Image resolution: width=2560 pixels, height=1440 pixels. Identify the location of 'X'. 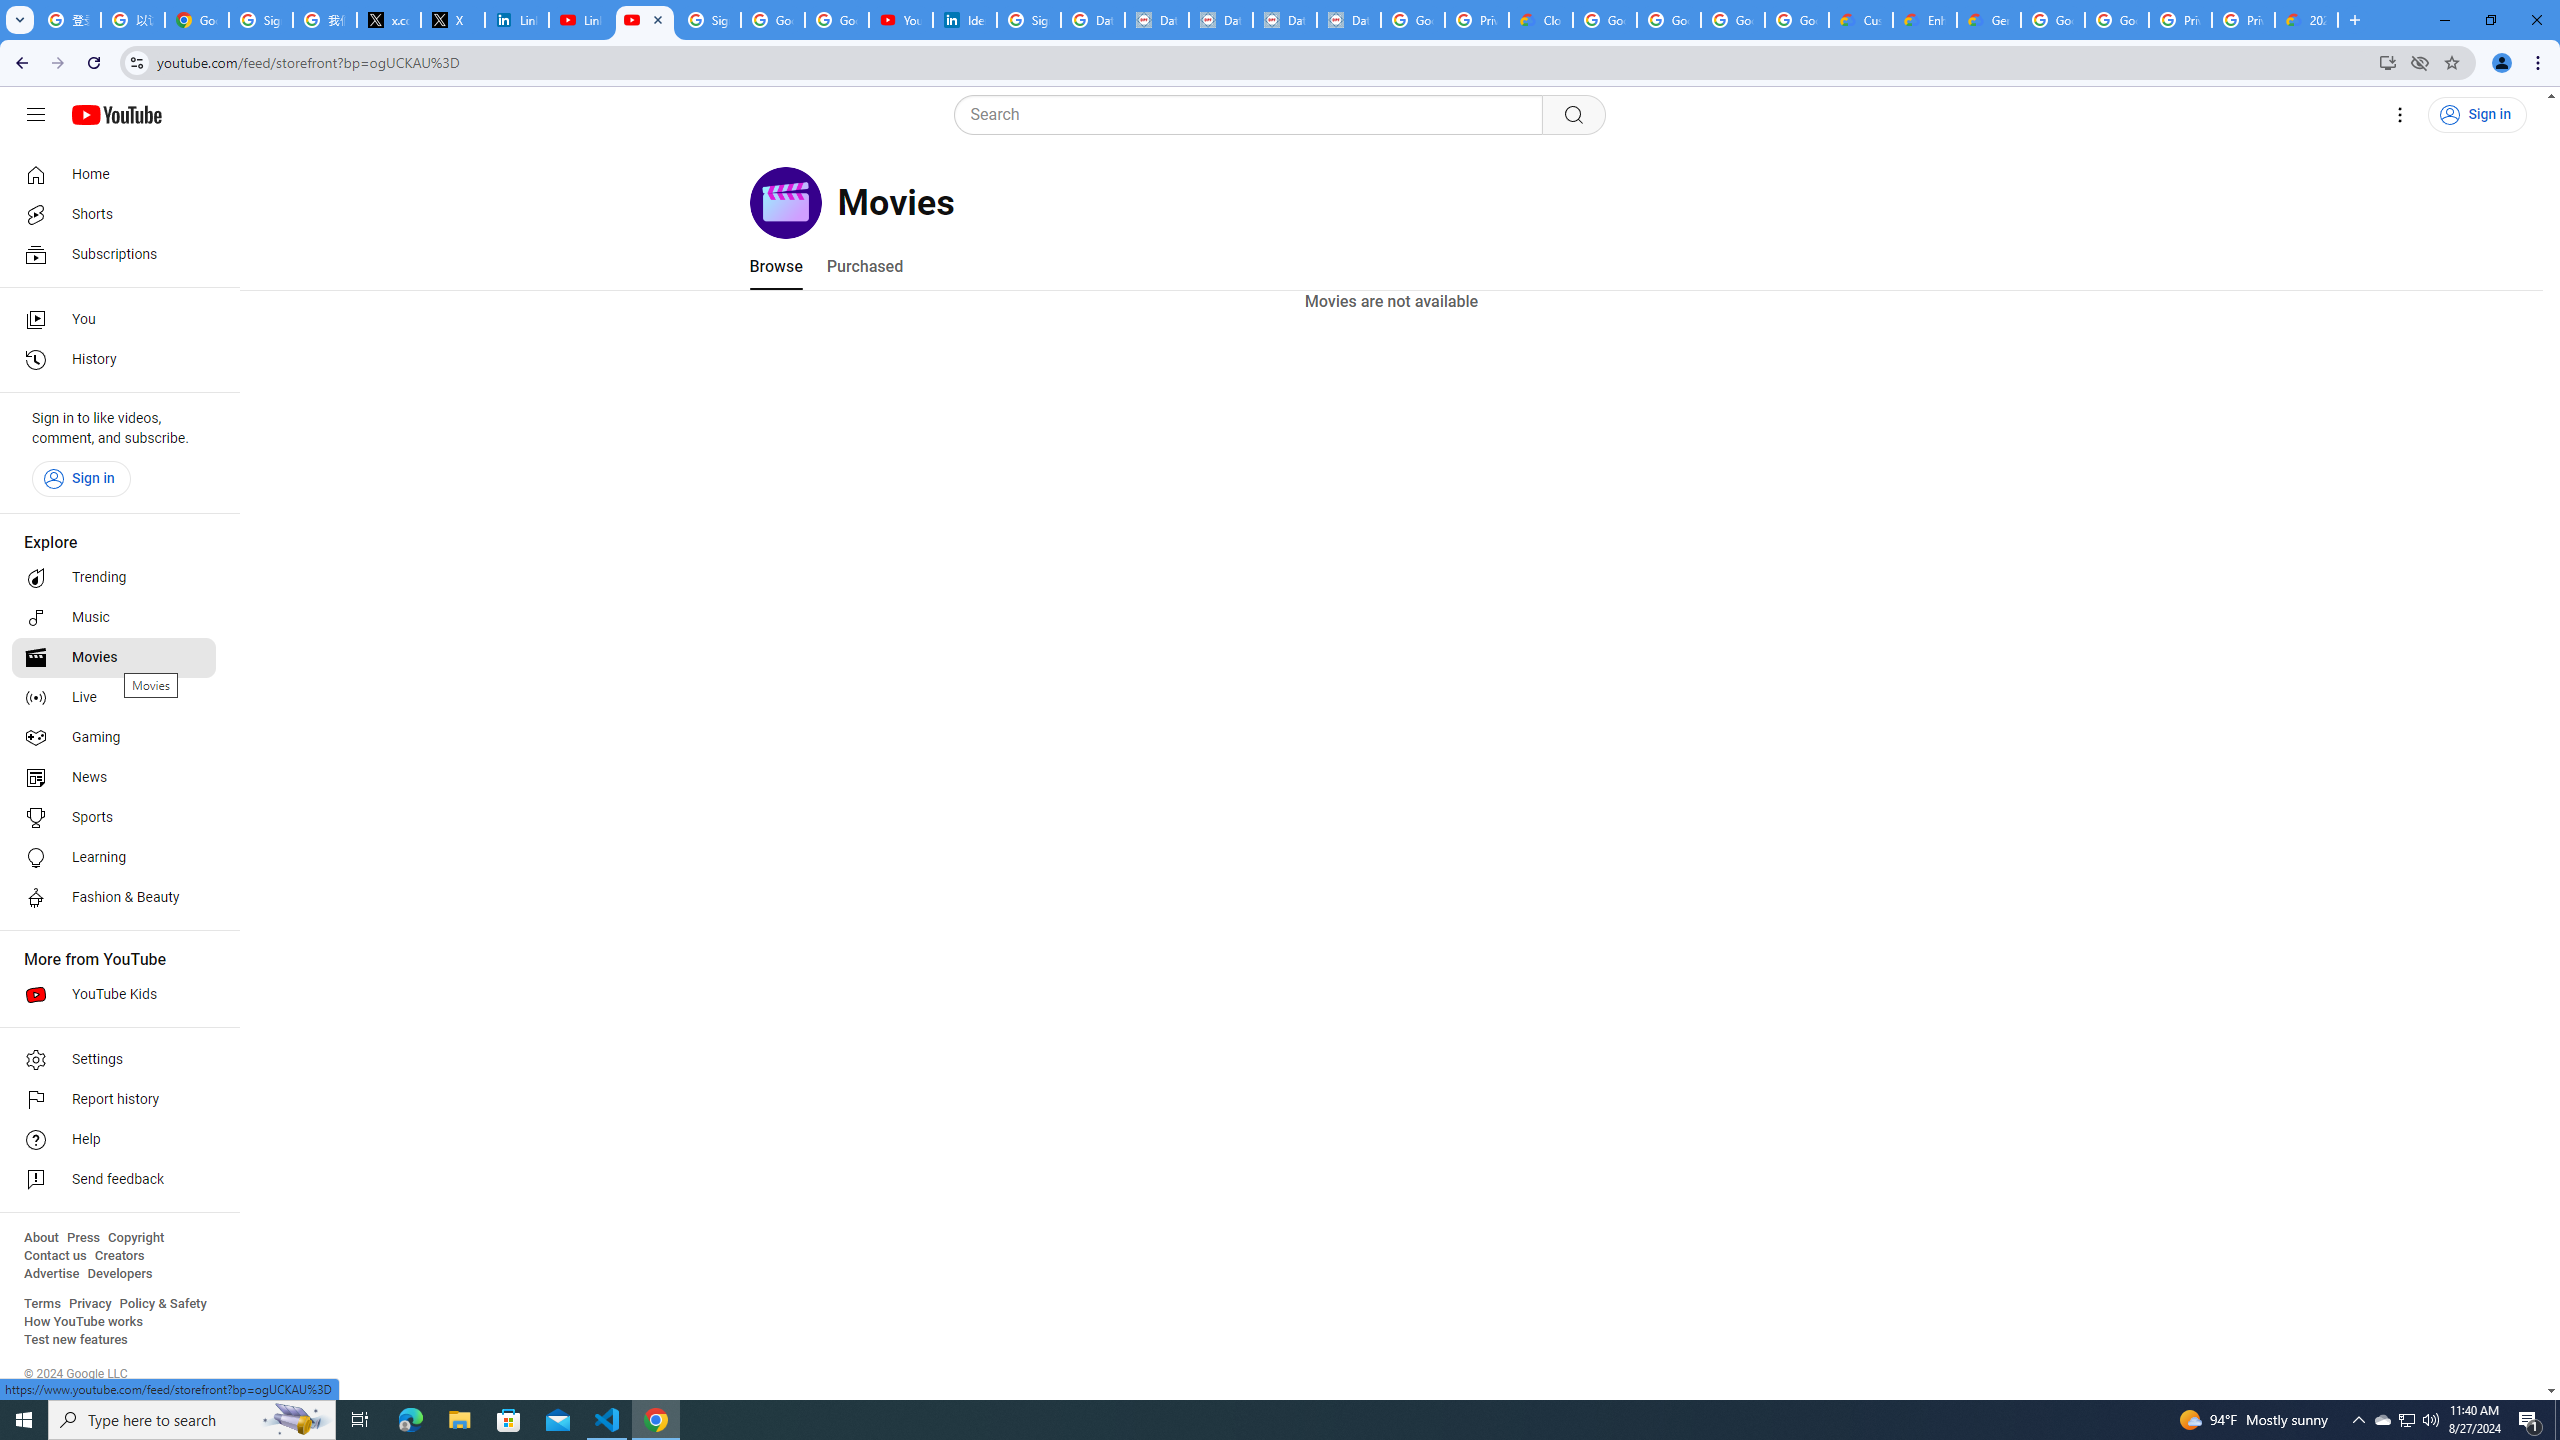
(452, 19).